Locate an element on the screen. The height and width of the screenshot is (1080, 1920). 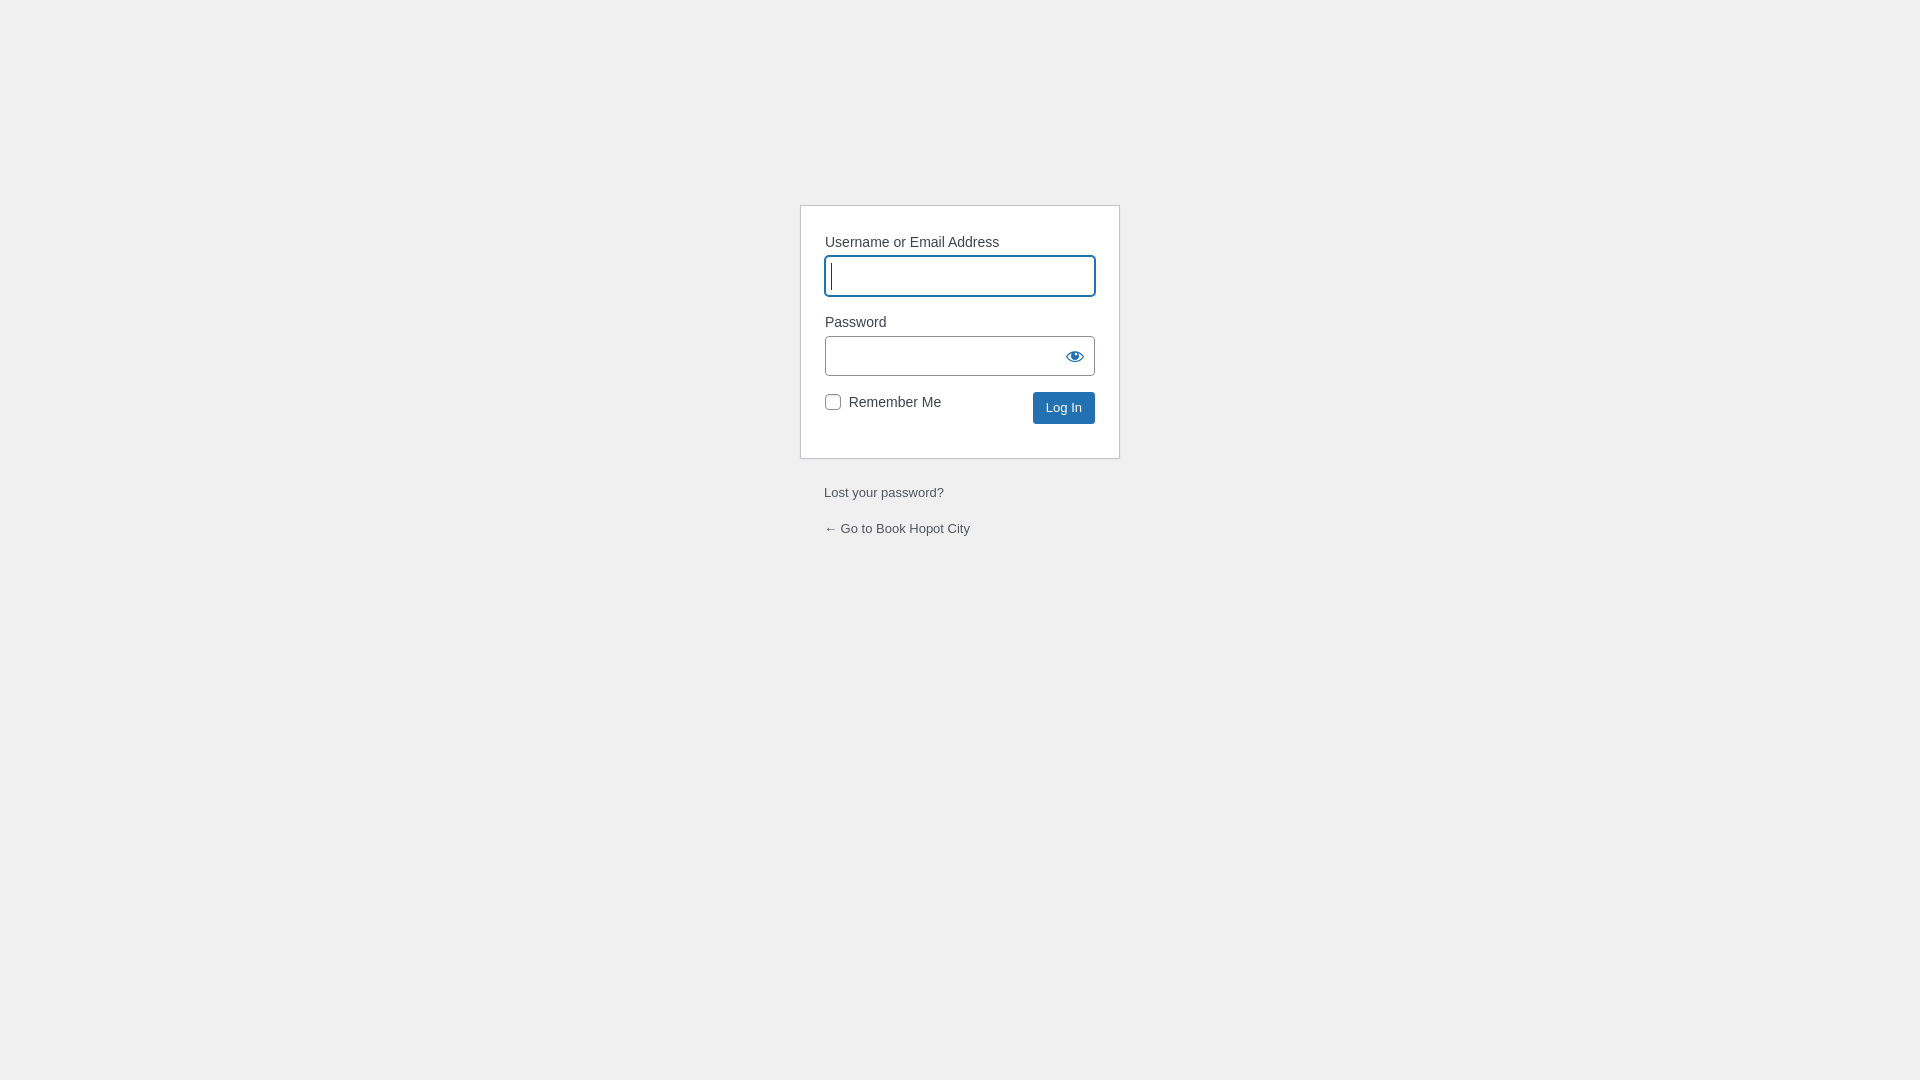
'Powered by WordPress' is located at coordinates (960, 137).